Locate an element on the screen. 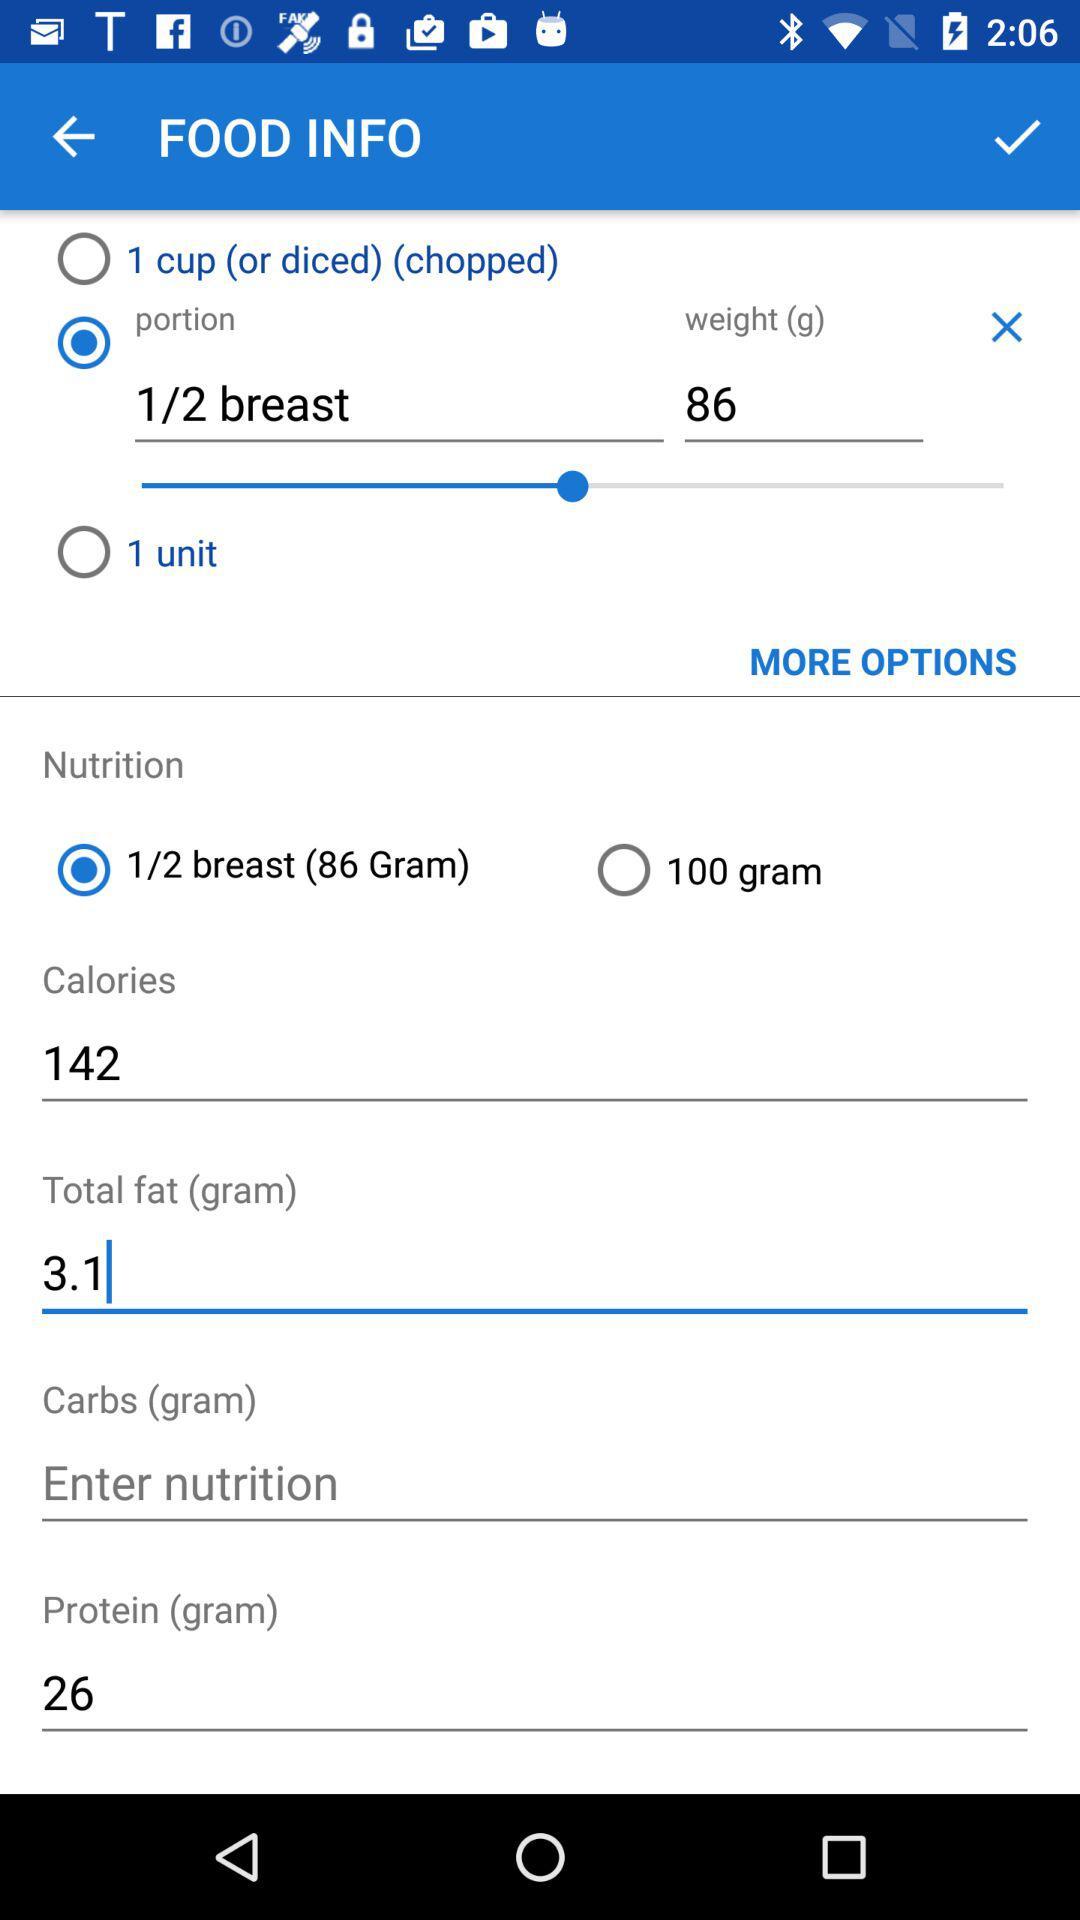 The height and width of the screenshot is (1920, 1080). out of screen is located at coordinates (1006, 326).